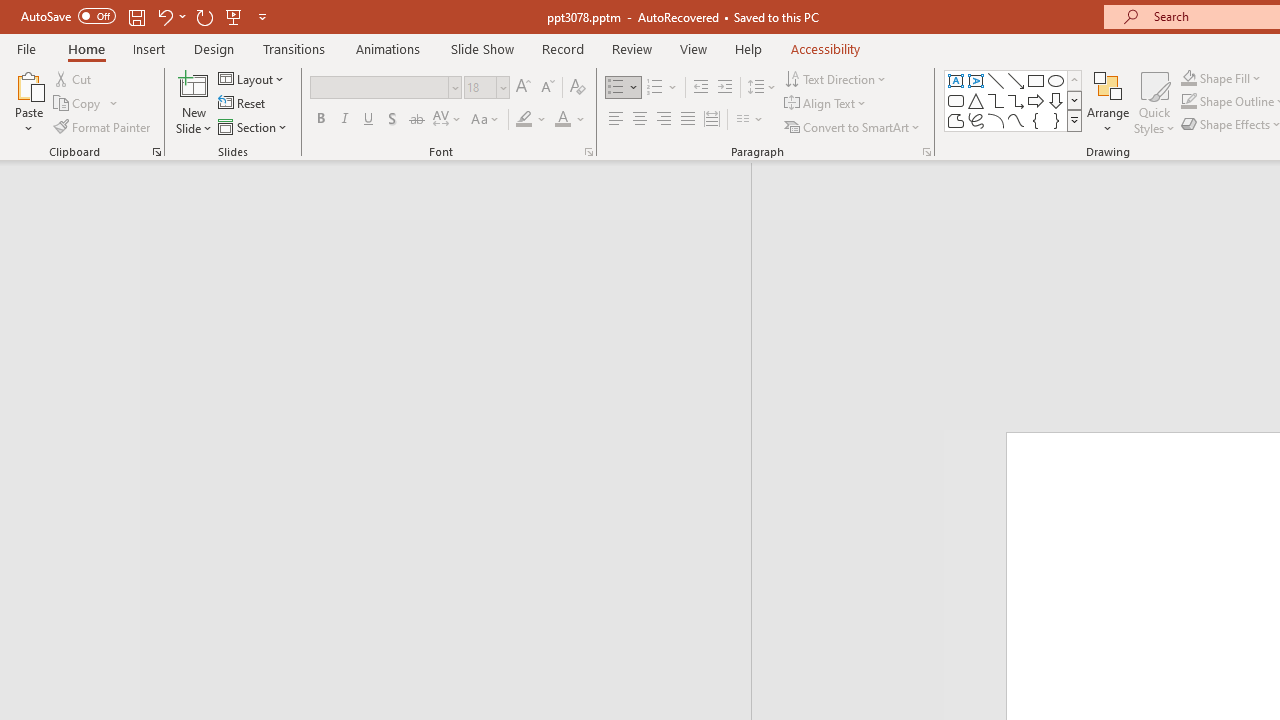  I want to click on 'Numbering', so click(654, 86).